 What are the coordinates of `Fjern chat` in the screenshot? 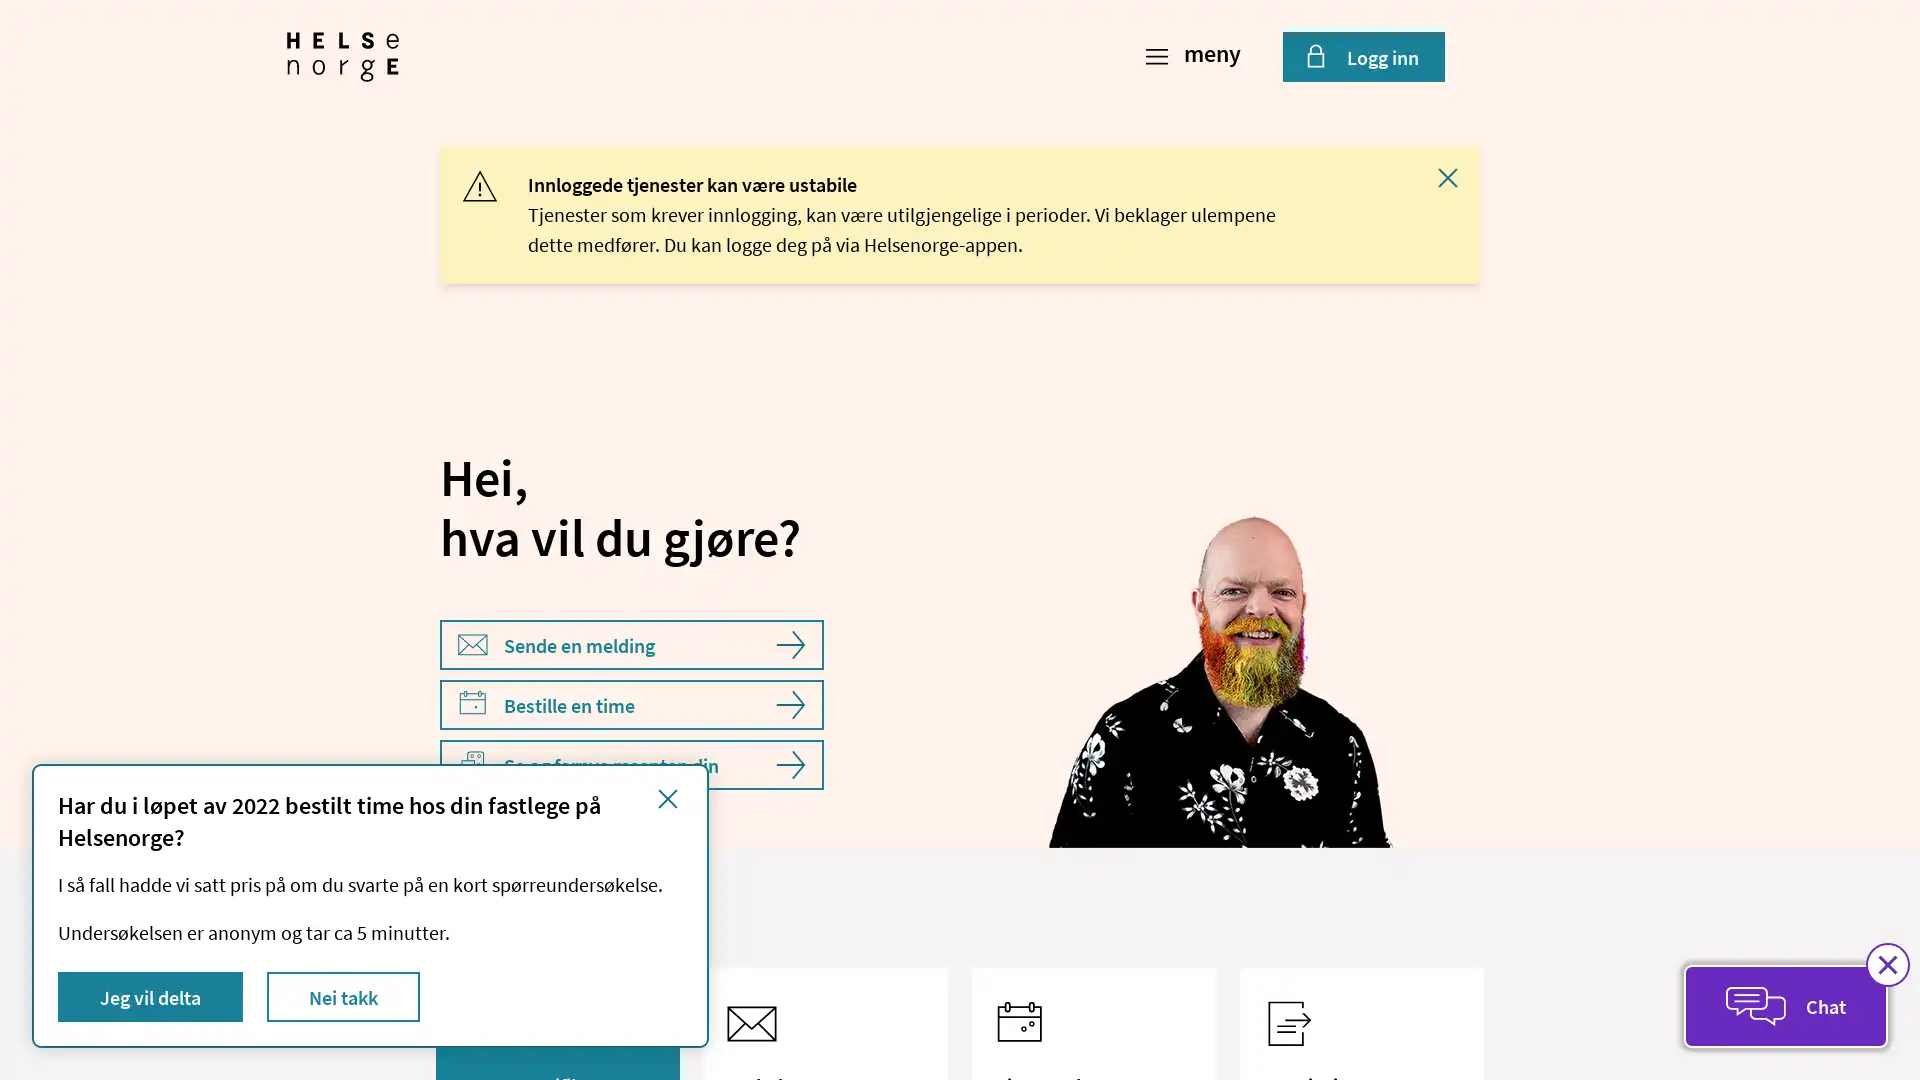 It's located at (1886, 963).